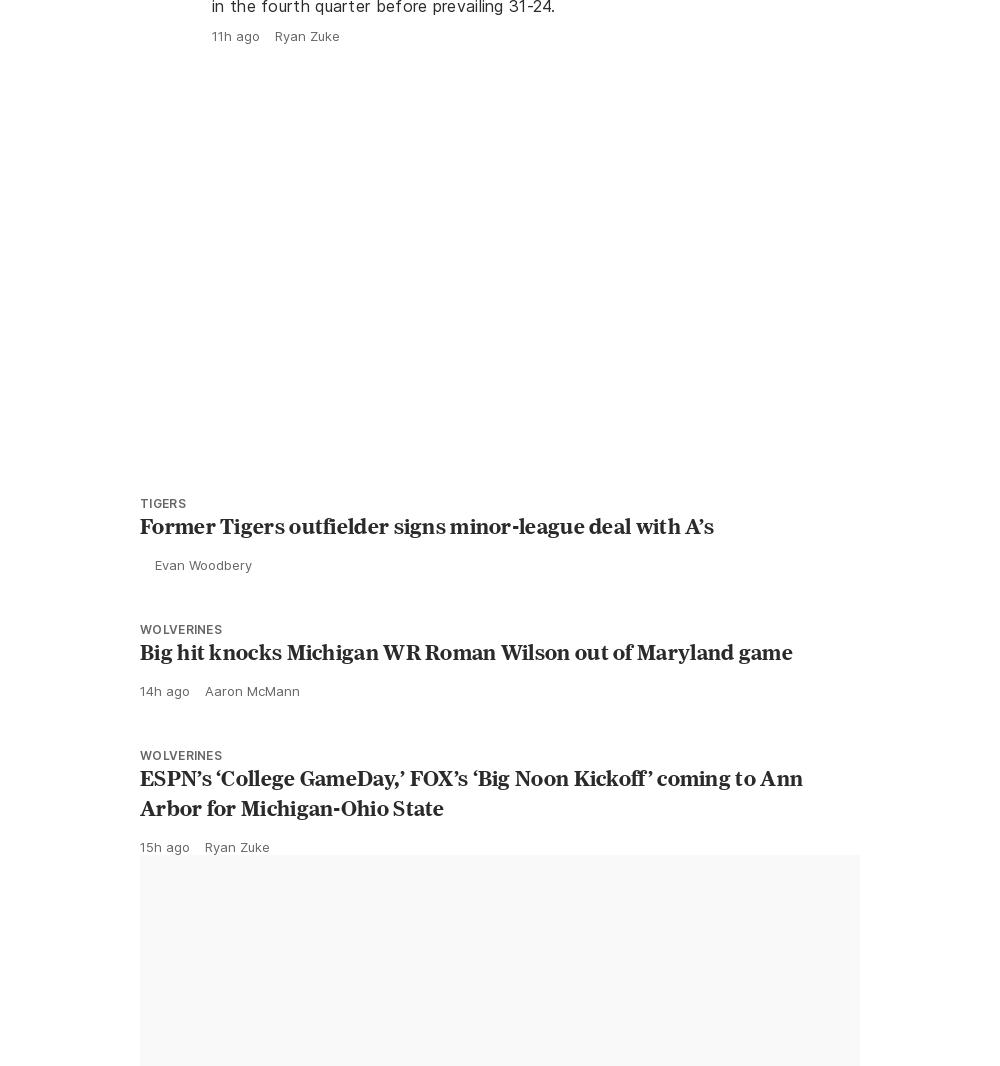  Describe the element at coordinates (470, 837) in the screenshot. I see `'ESPN’s ‘College GameDay,’ FOX’s ‘Big Noon Kickoff’ coming to Ann Arbor for Michigan-Ohio State'` at that location.